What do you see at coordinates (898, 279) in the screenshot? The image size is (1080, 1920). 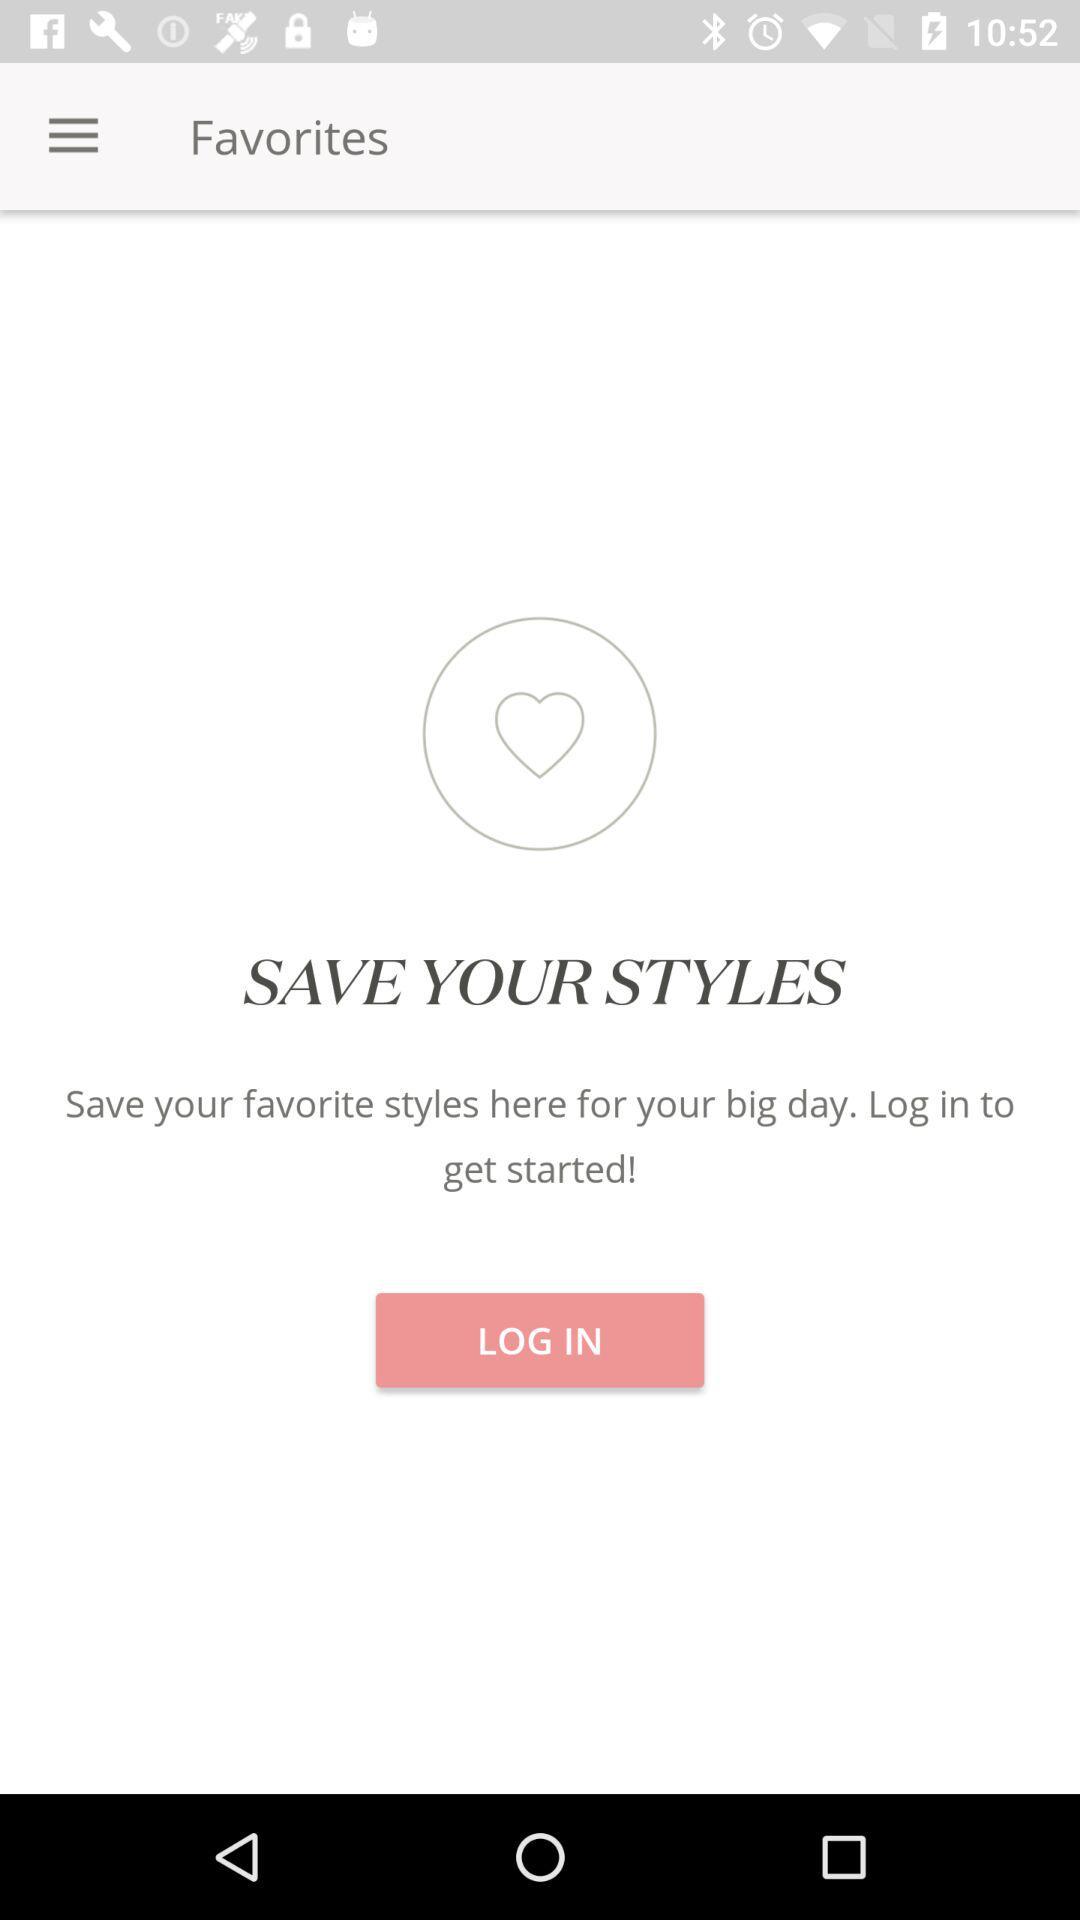 I see `the item above the hello` at bounding box center [898, 279].